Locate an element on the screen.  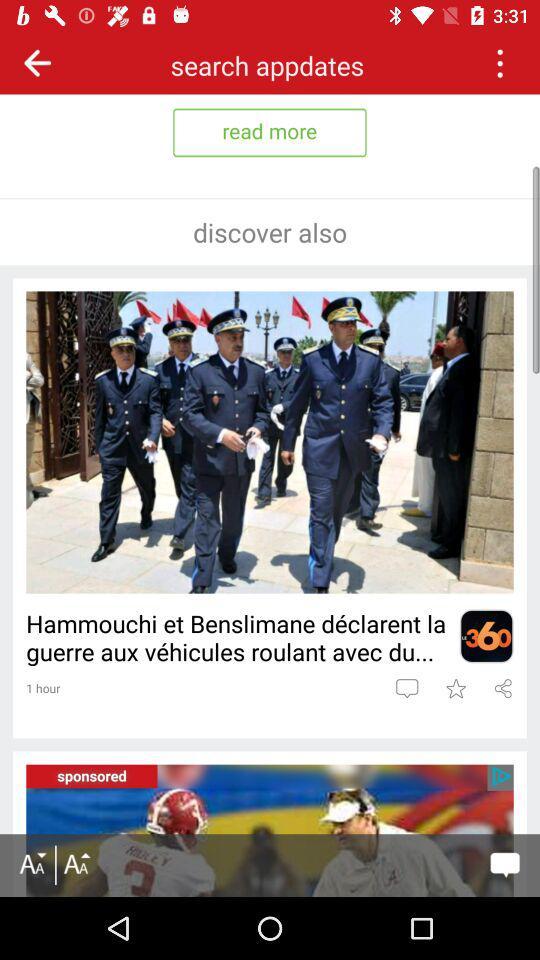
the share icon is located at coordinates (502, 688).